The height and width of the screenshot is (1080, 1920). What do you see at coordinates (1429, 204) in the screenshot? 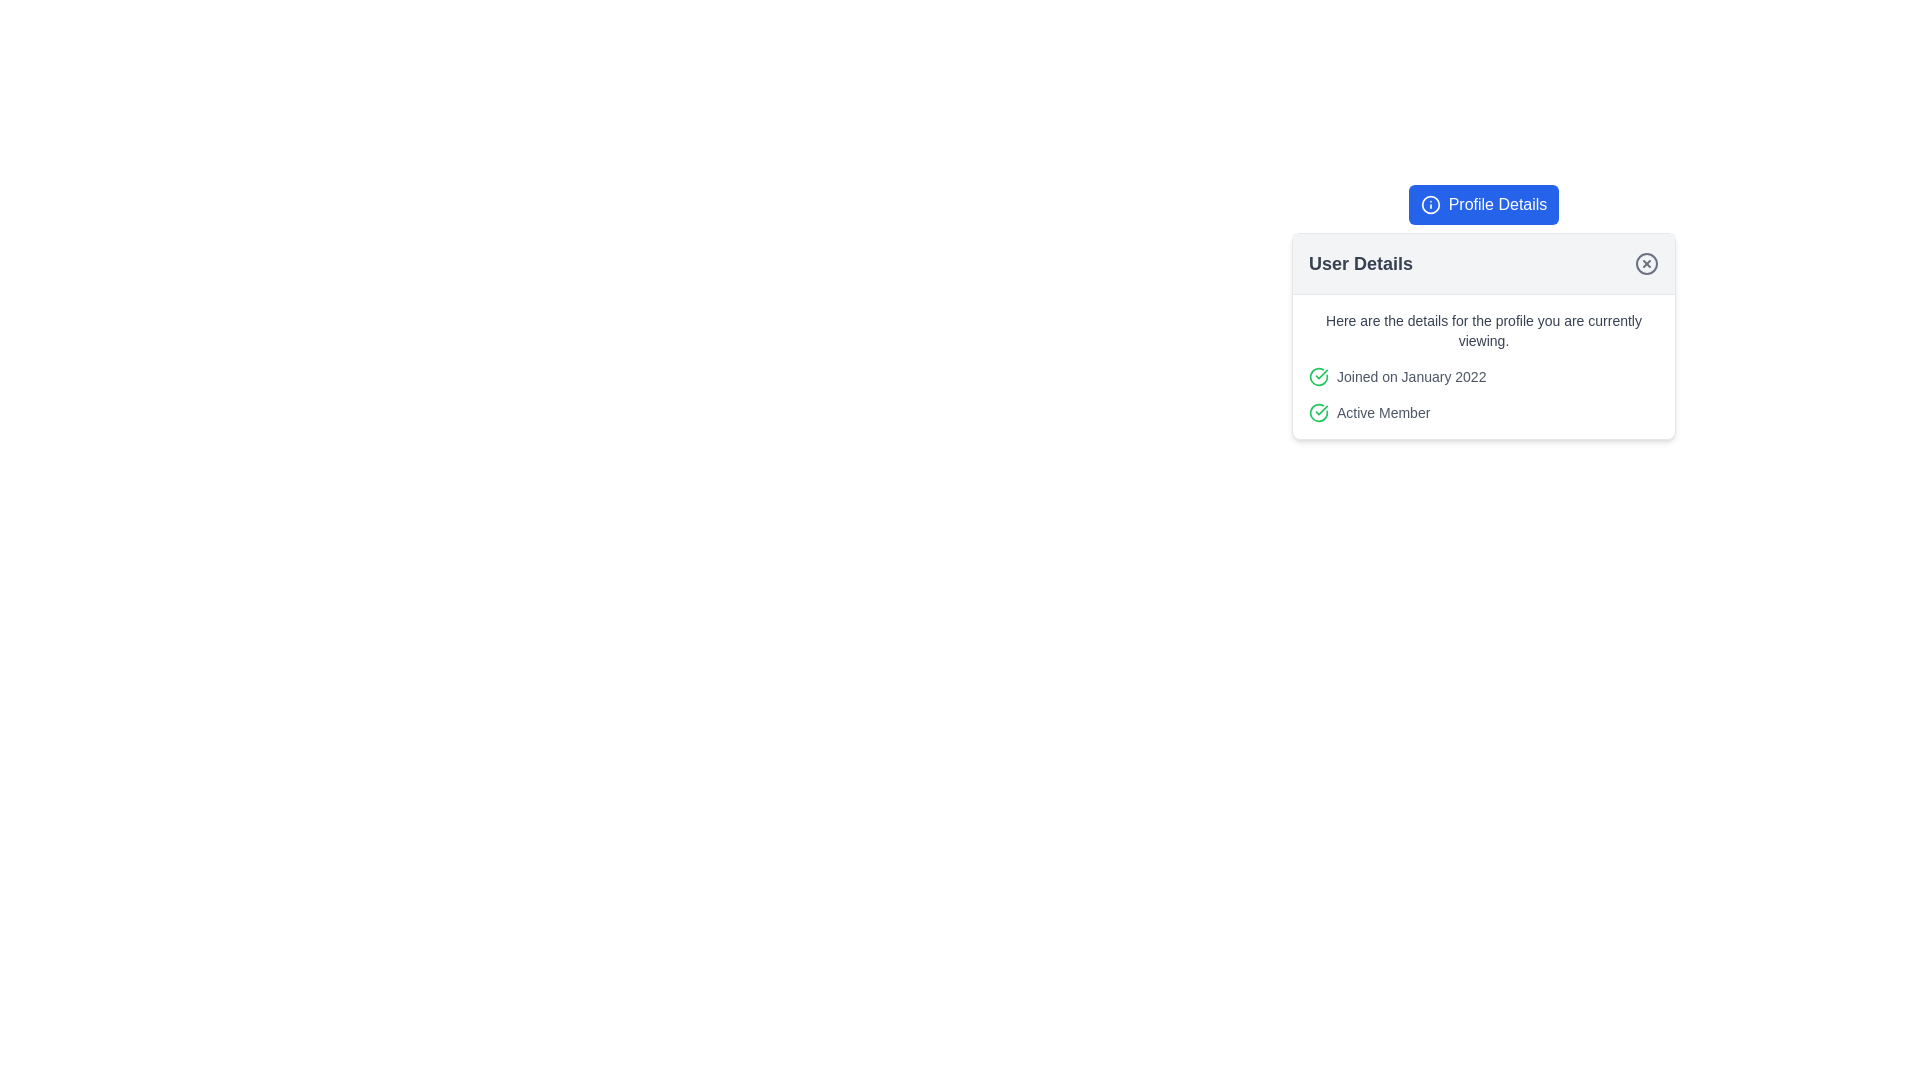
I see `the circular icon with an outlined circle and a vertical line inside it, located to the left of the 'Profile Details' button` at bounding box center [1429, 204].